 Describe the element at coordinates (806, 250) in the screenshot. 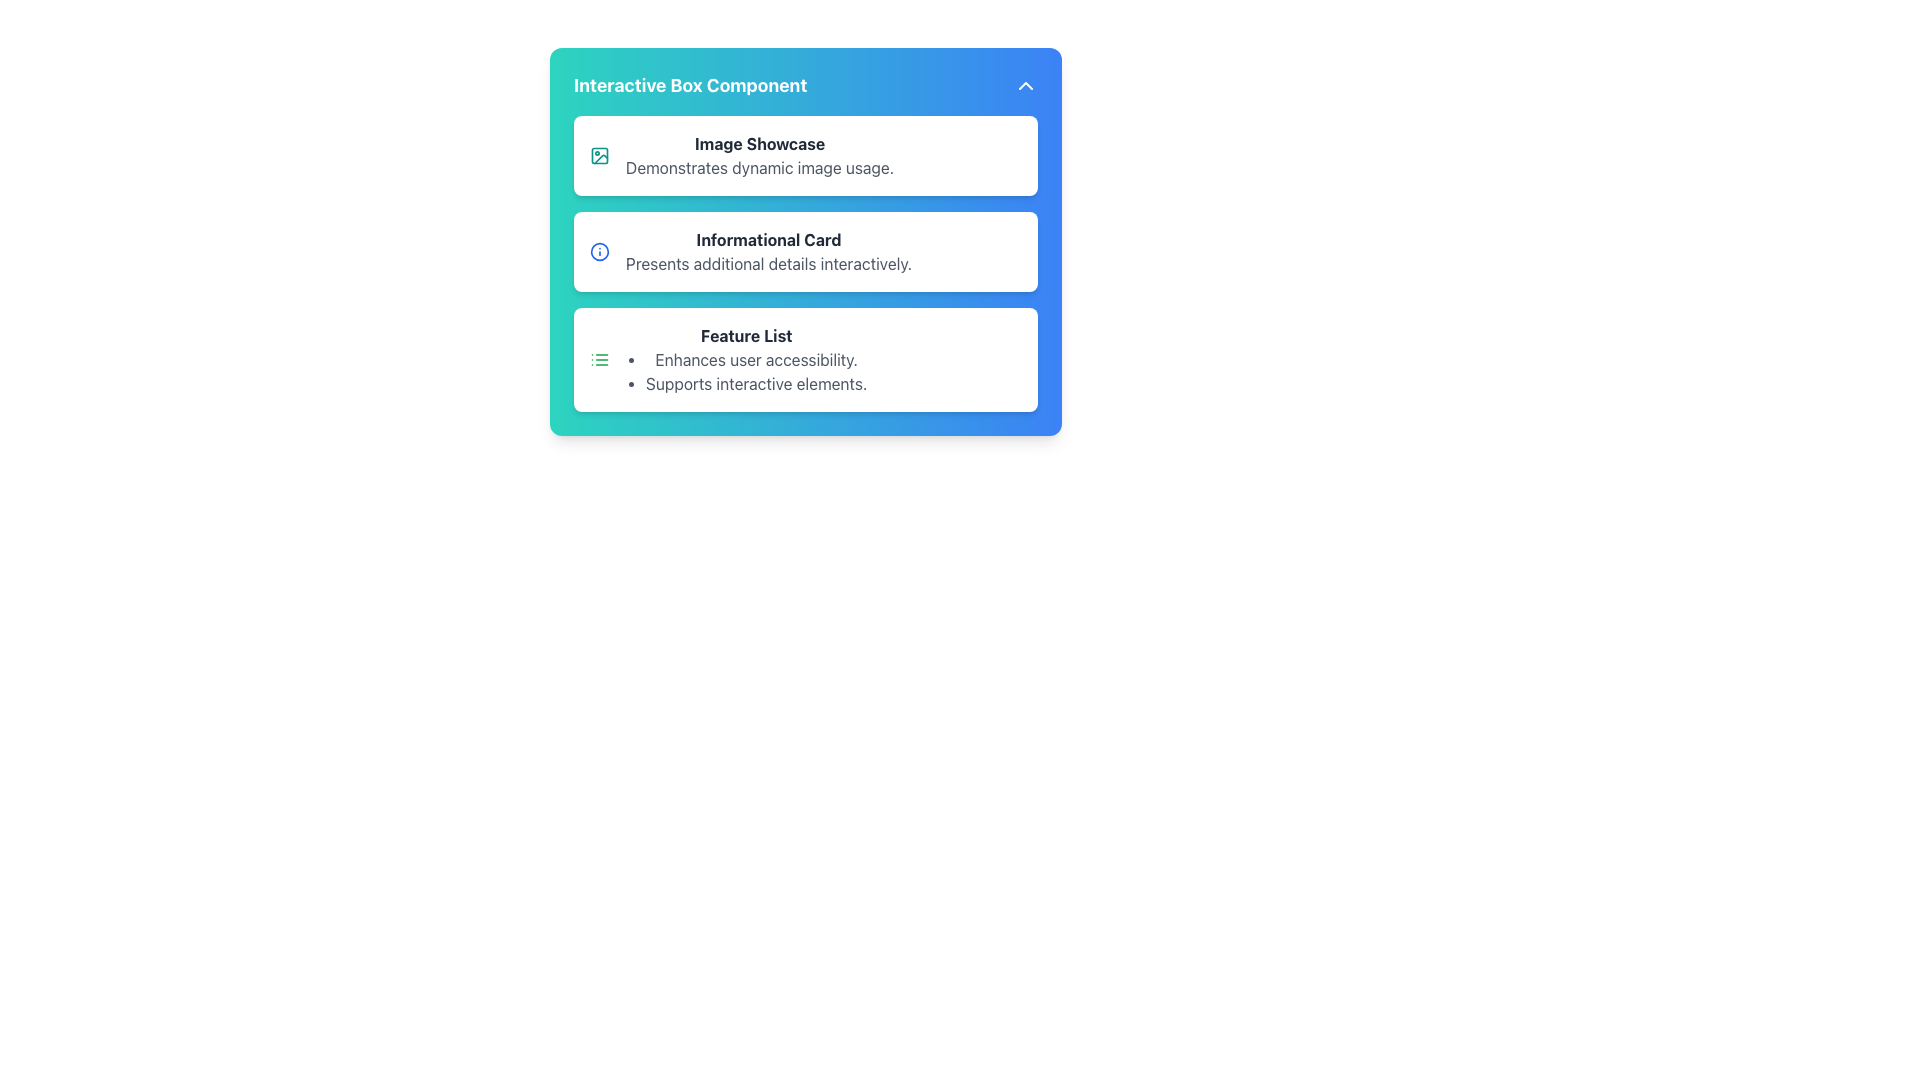

I see `the details provided in the Informational Card, which is a rectangular white card with a blue information icon and two lines of text, located at the specified coordinates` at that location.